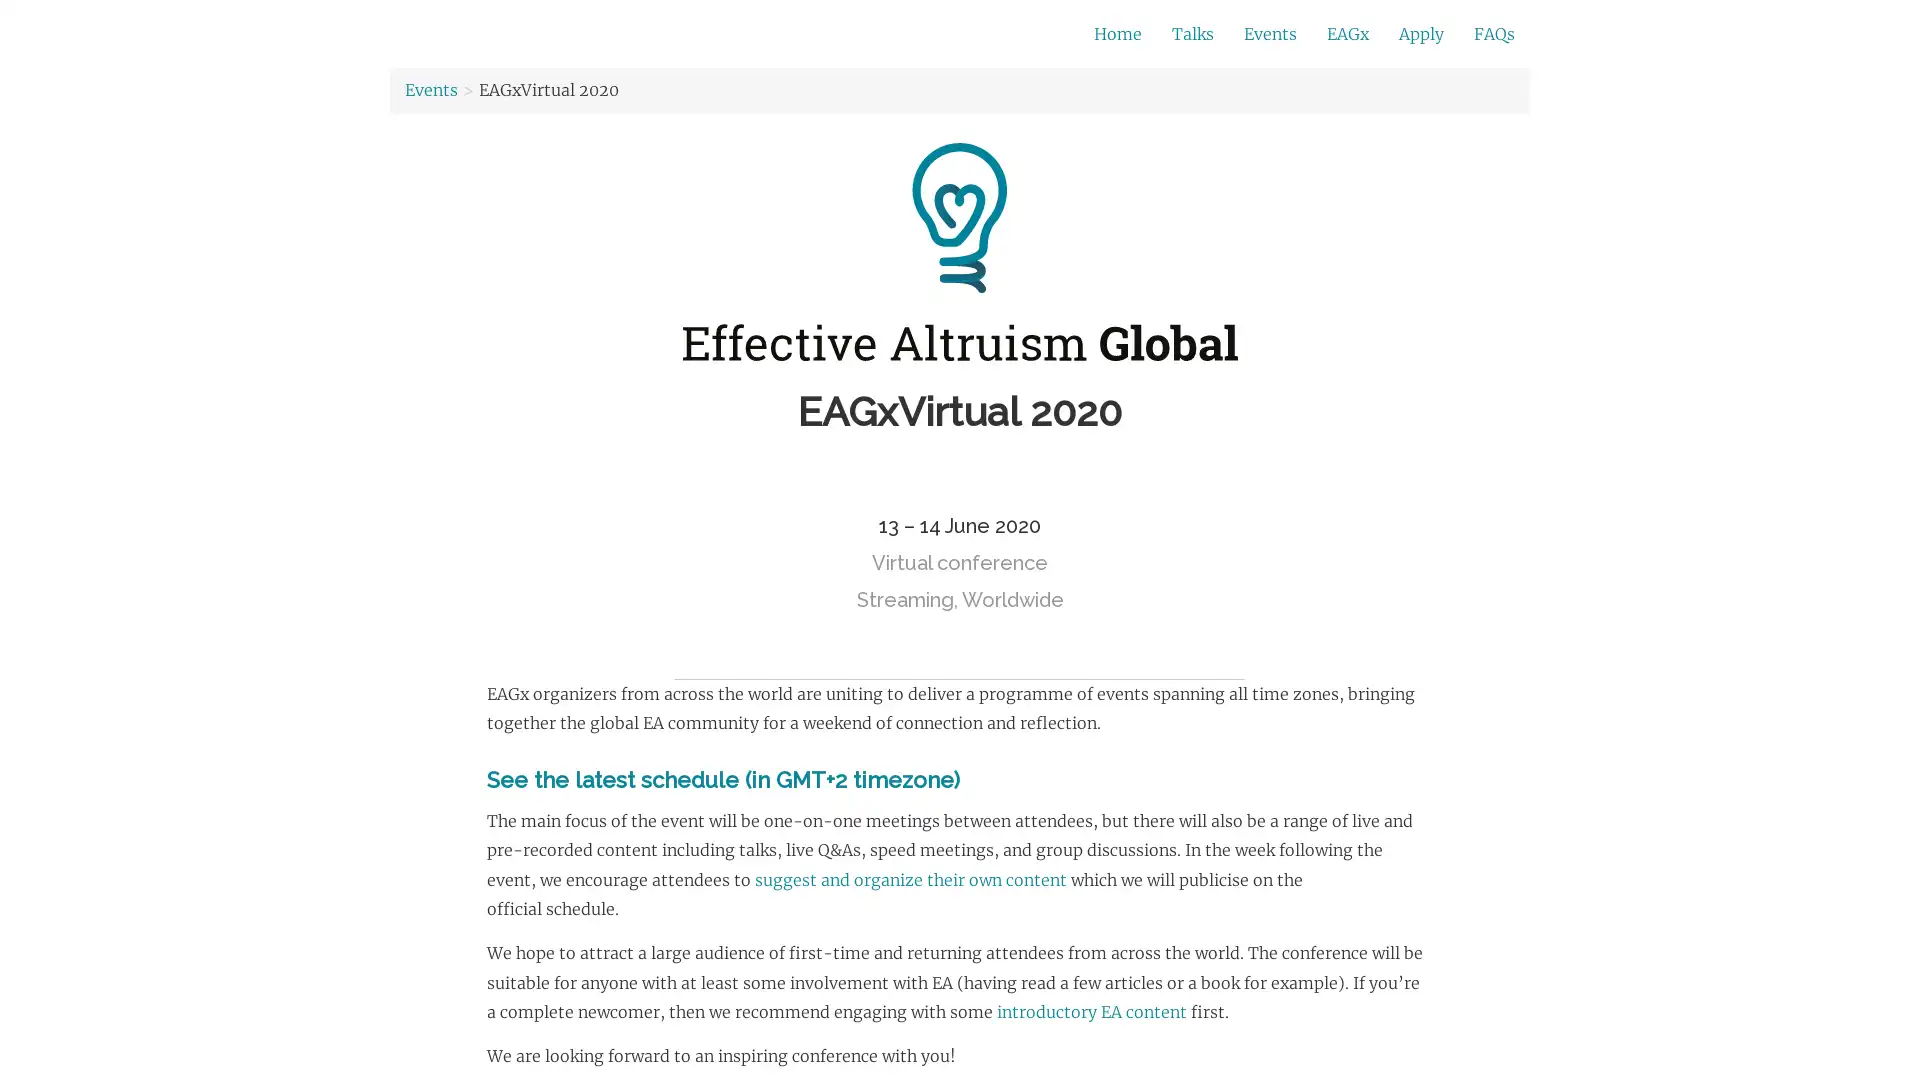 This screenshot has height=1080, width=1920. I want to click on Get occasional emails about effective altruism, so click(791, 34).